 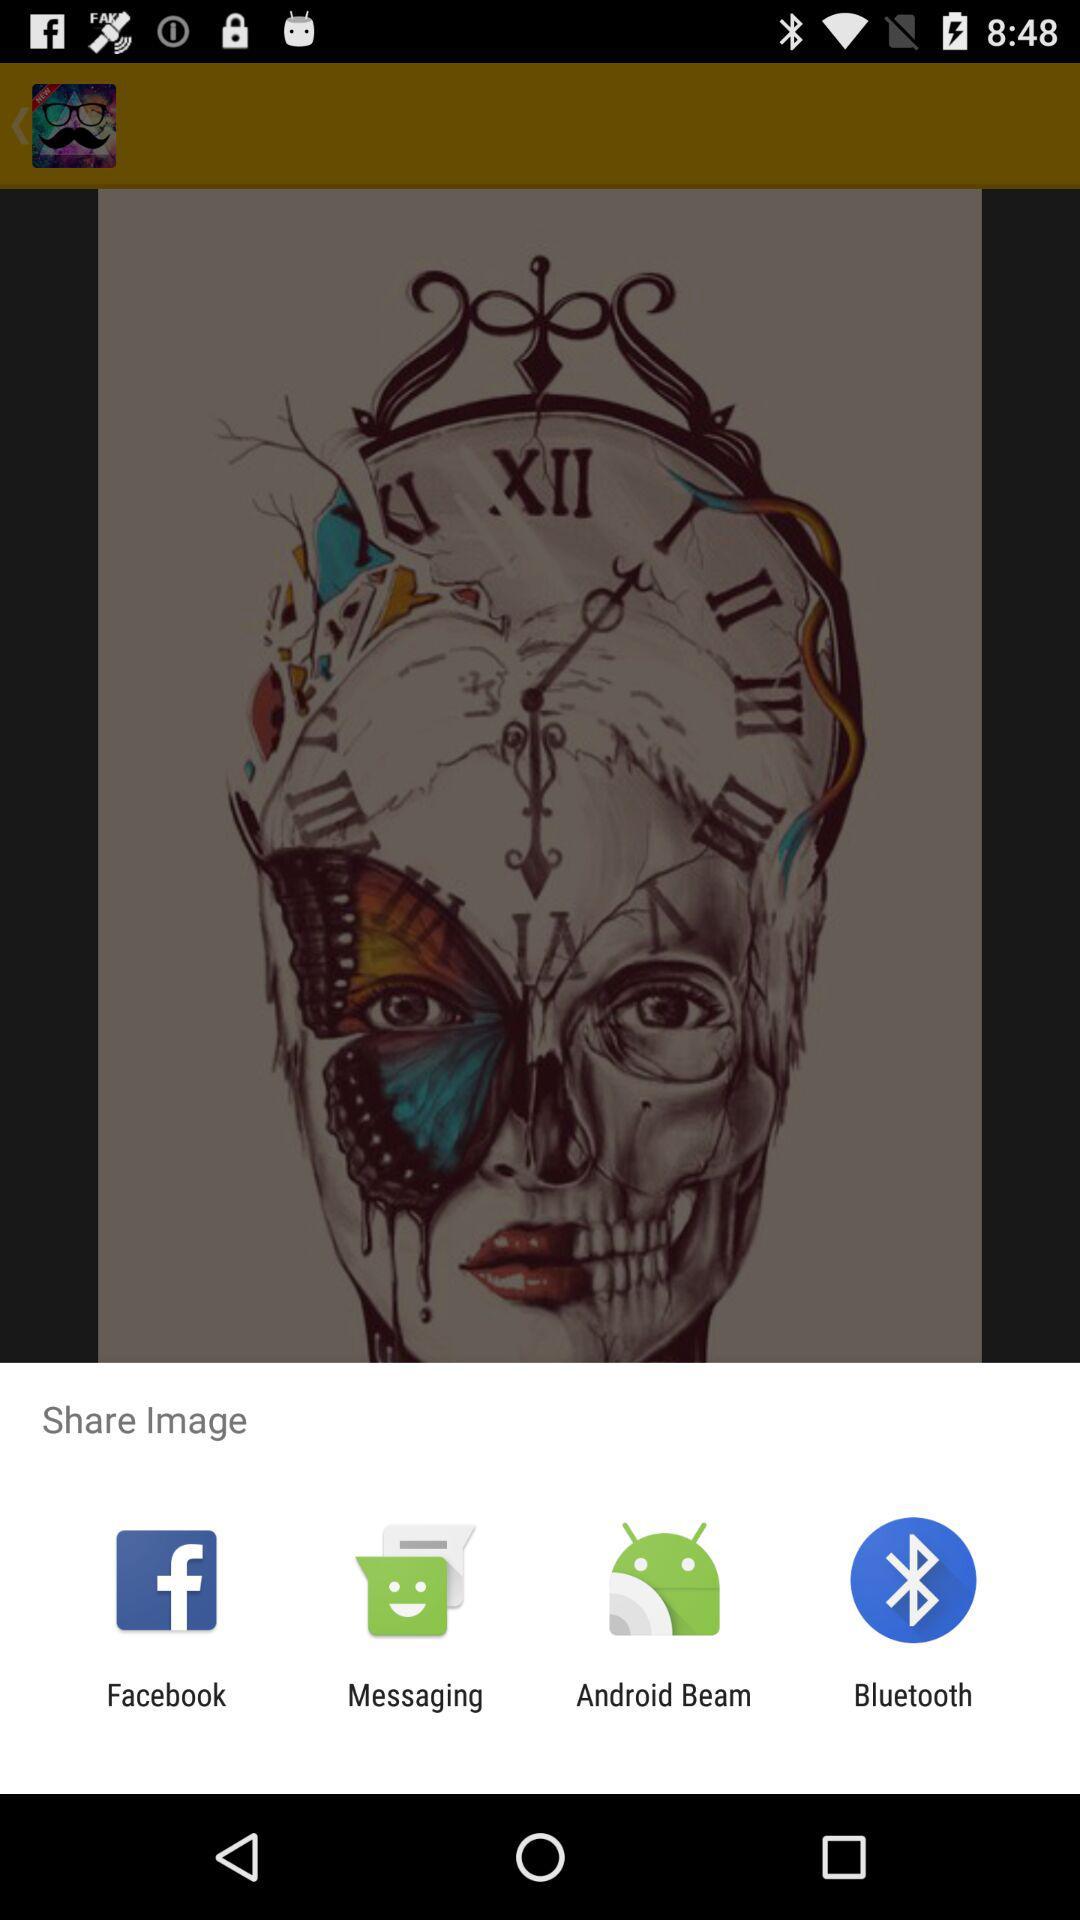 I want to click on the facebook app, so click(x=165, y=1711).